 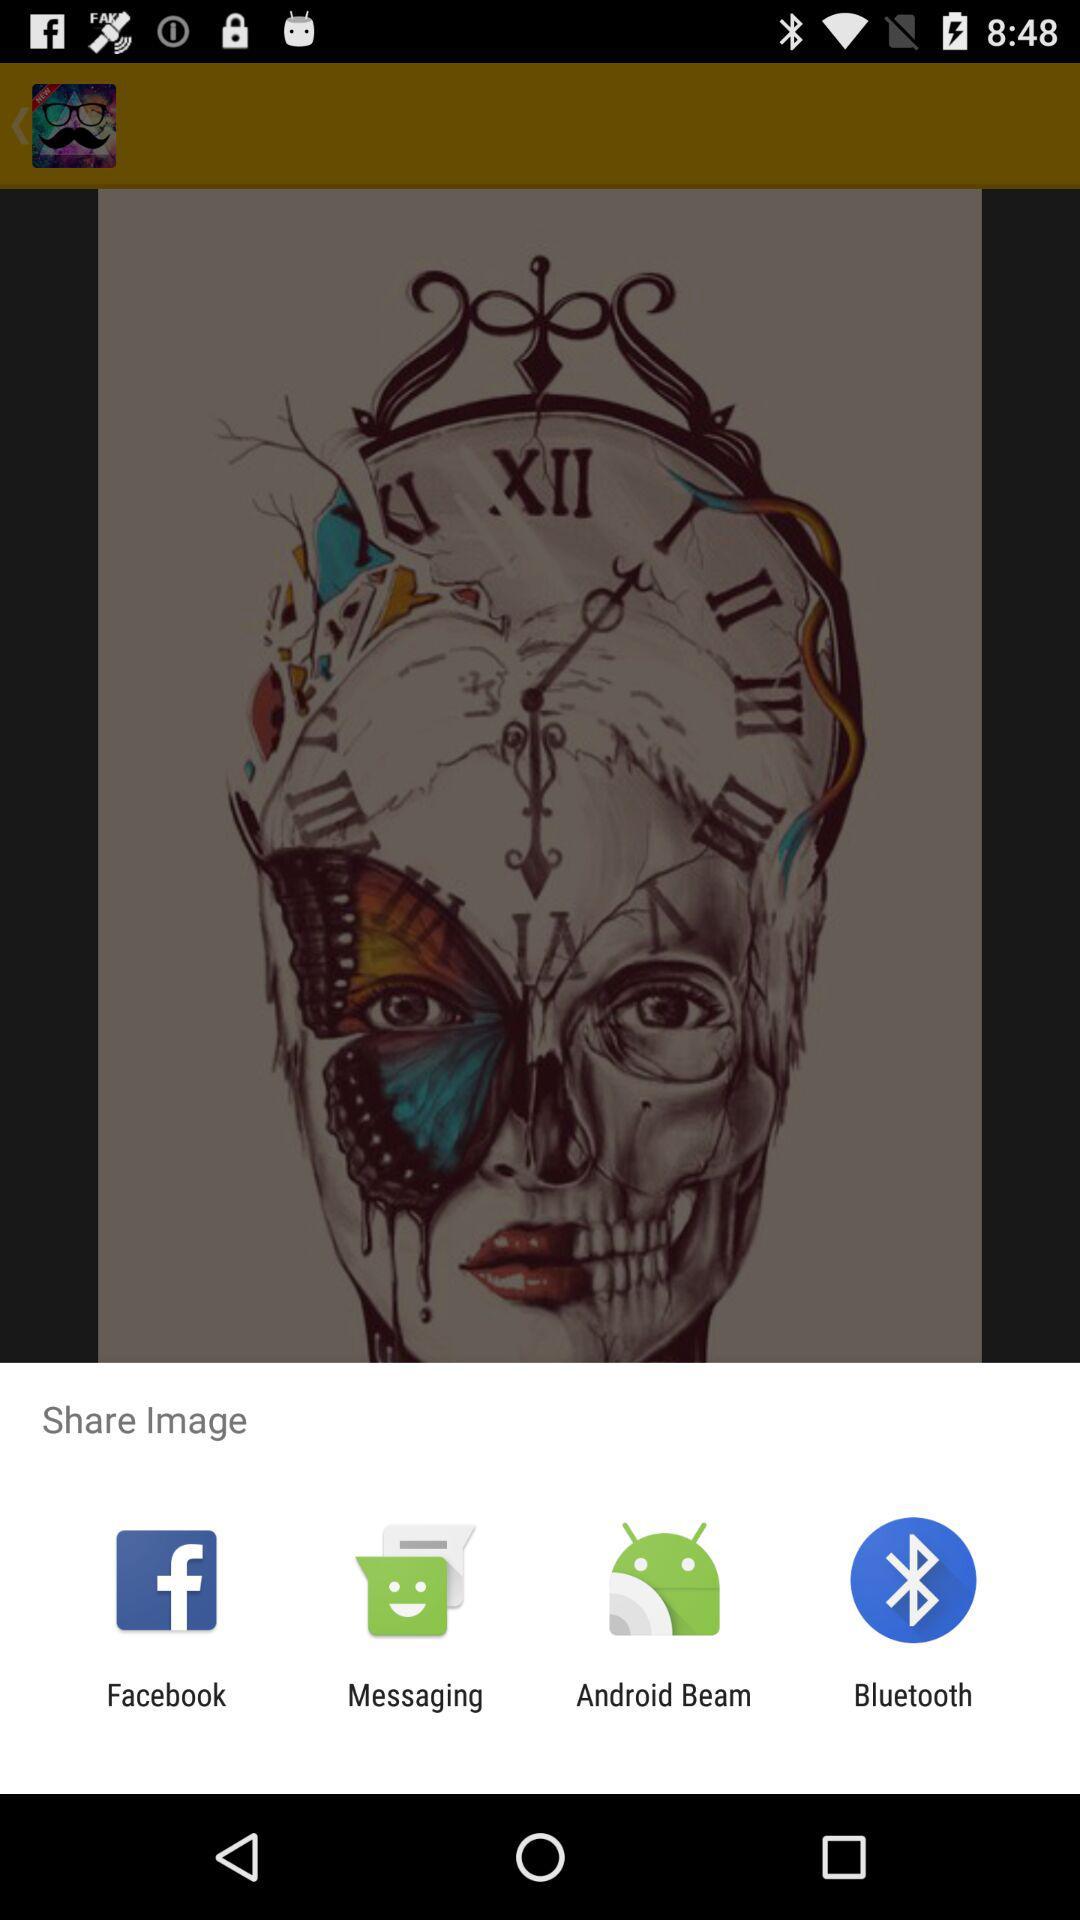 I want to click on the facebook app, so click(x=165, y=1711).